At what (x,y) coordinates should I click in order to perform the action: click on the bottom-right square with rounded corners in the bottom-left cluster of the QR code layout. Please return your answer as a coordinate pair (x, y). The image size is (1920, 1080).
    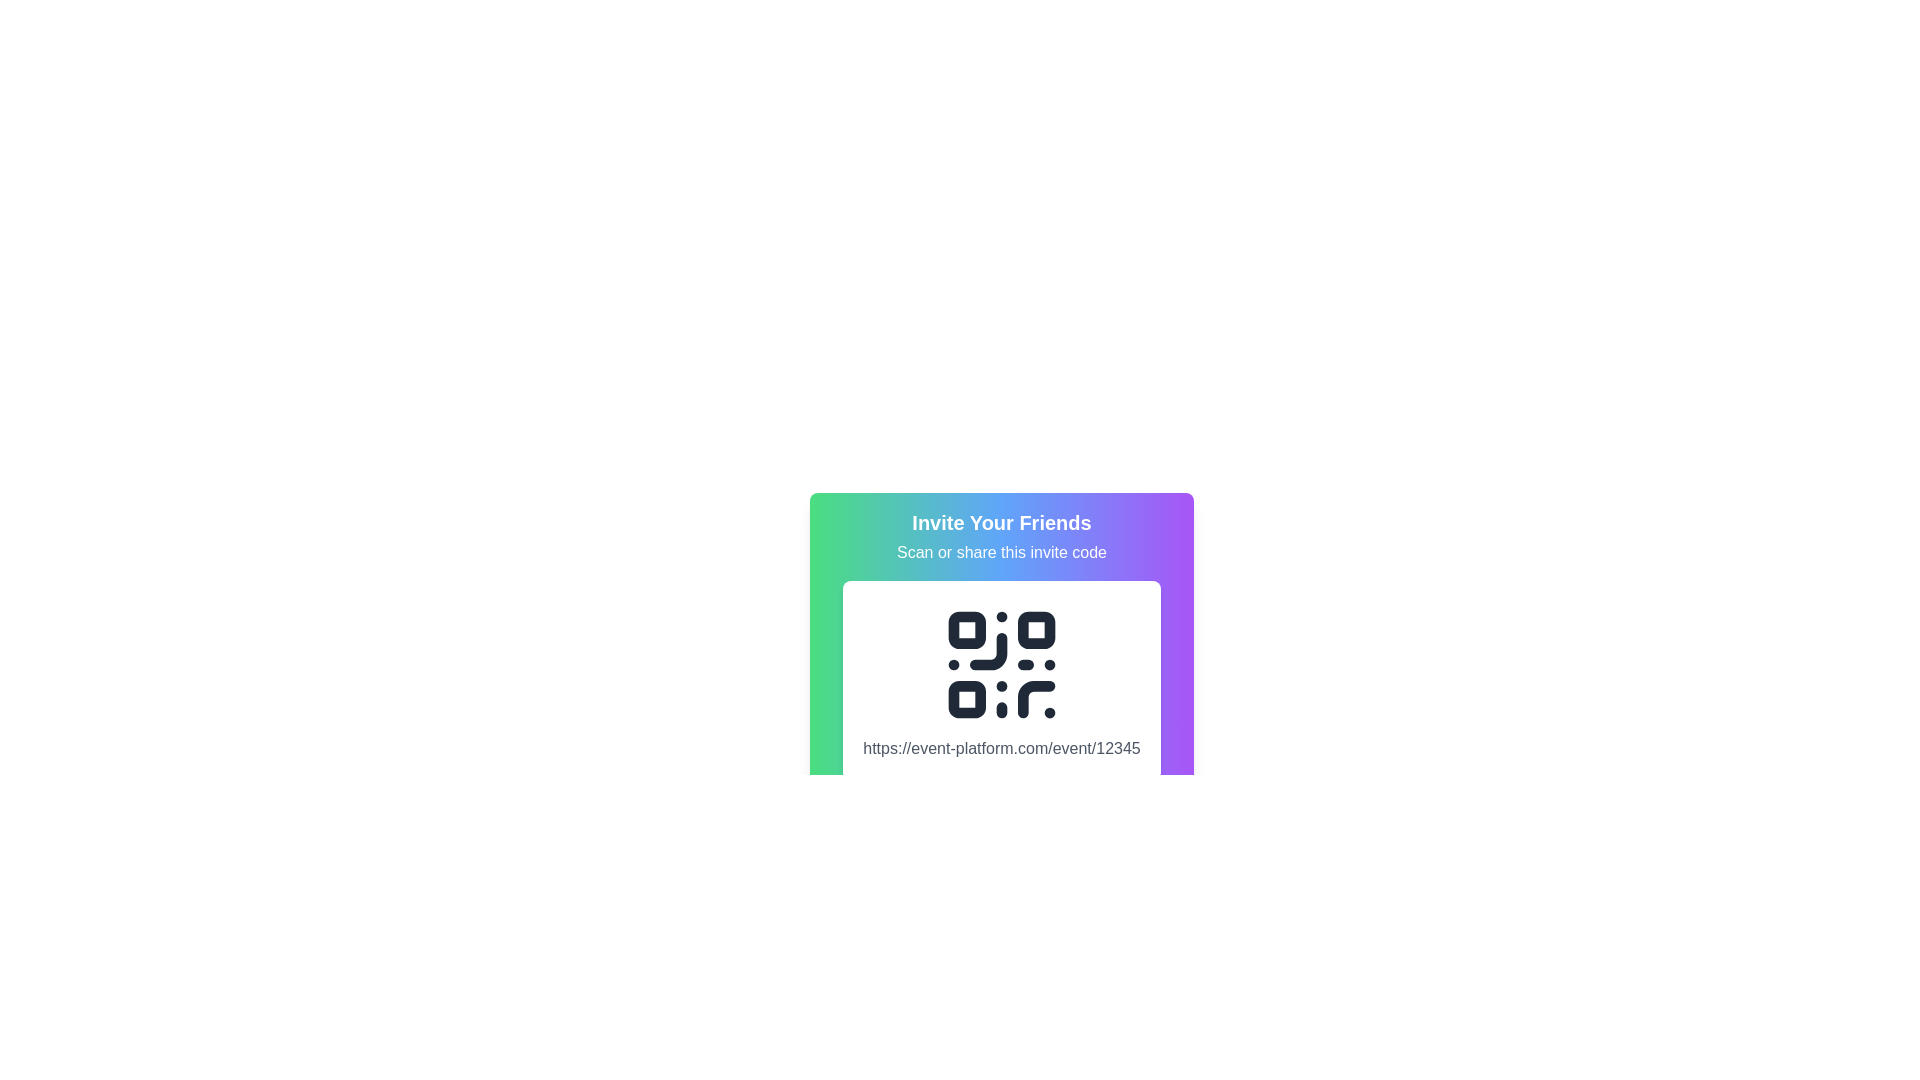
    Looking at the image, I should click on (967, 698).